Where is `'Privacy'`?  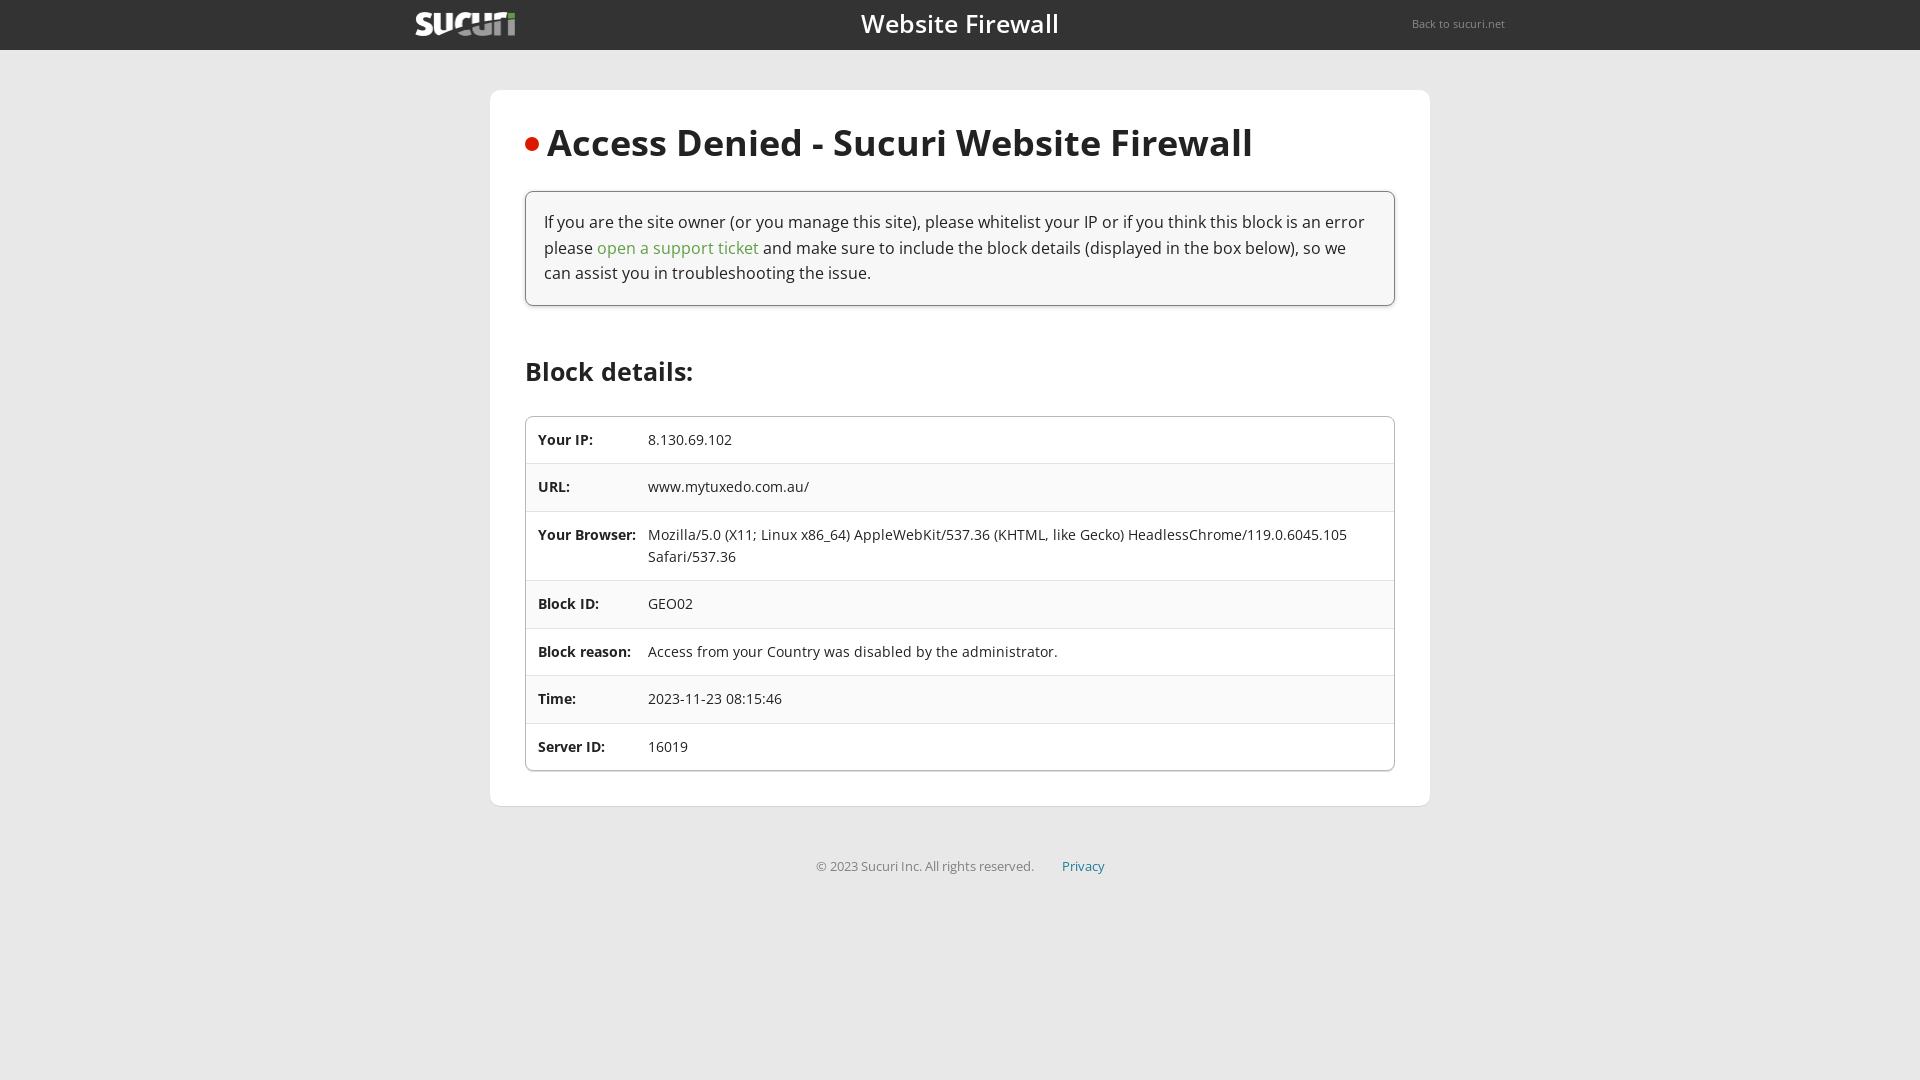
'Privacy' is located at coordinates (1082, 865).